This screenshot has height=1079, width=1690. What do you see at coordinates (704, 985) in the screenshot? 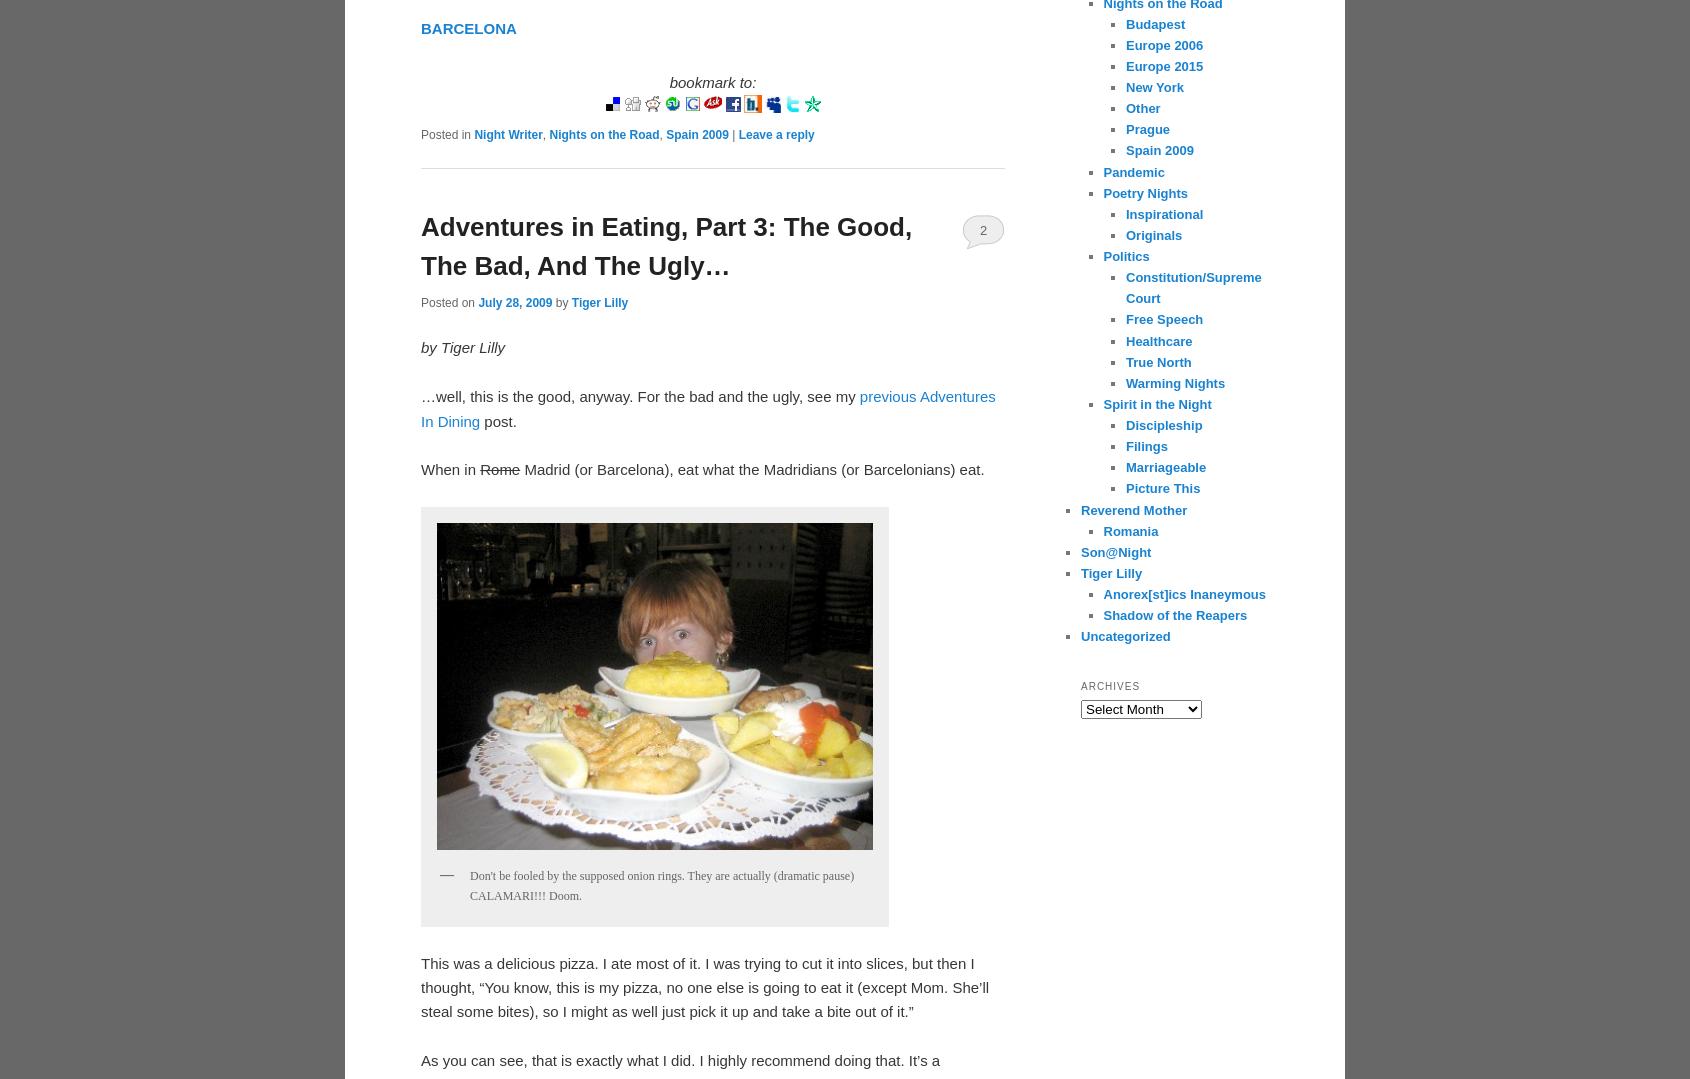
I see `'This was a delicious pizza. I ate most of it. I was trying to cut it into slices, but then I thought, “You know, this is my pizza, no one else is going to eat it (except Mom. She’ll steal some bites), so I might as well just pick it up and take a bite out of it.”'` at bounding box center [704, 985].